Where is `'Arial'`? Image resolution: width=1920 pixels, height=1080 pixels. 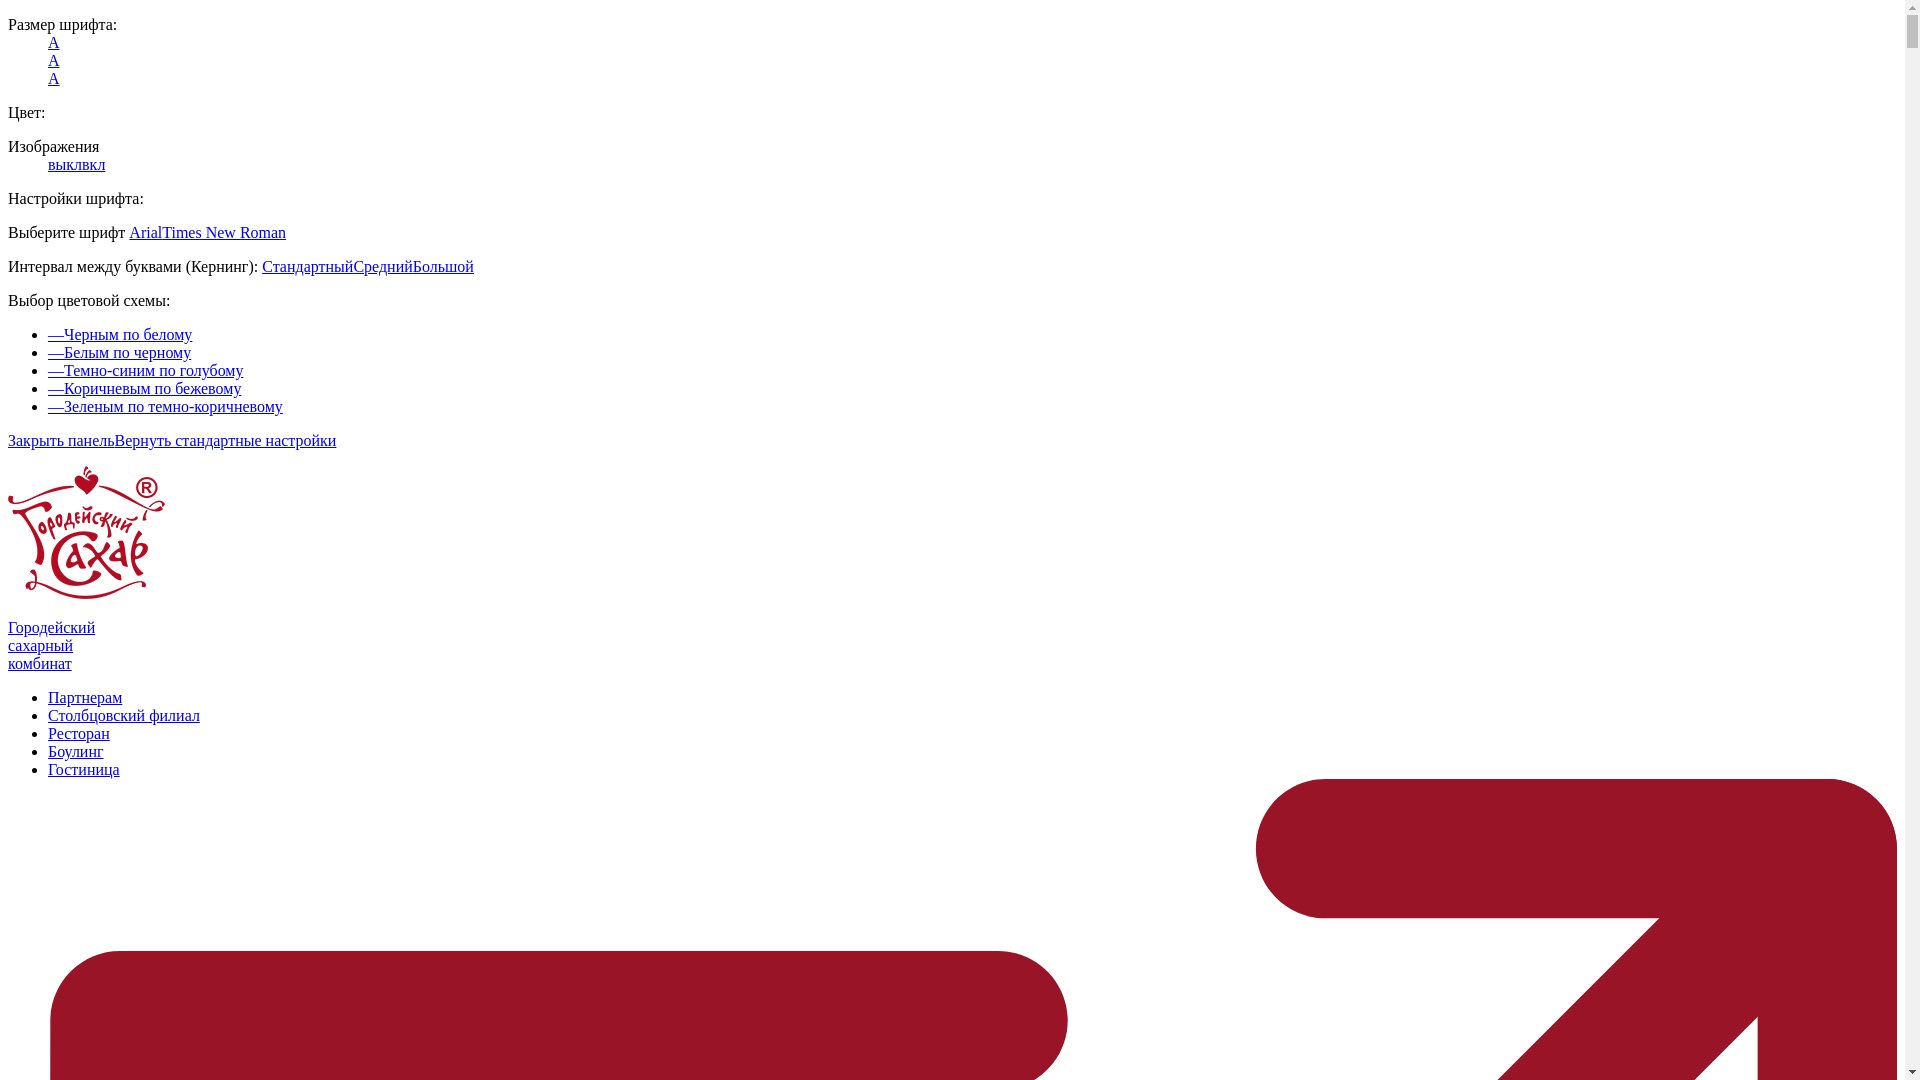
'Arial' is located at coordinates (144, 231).